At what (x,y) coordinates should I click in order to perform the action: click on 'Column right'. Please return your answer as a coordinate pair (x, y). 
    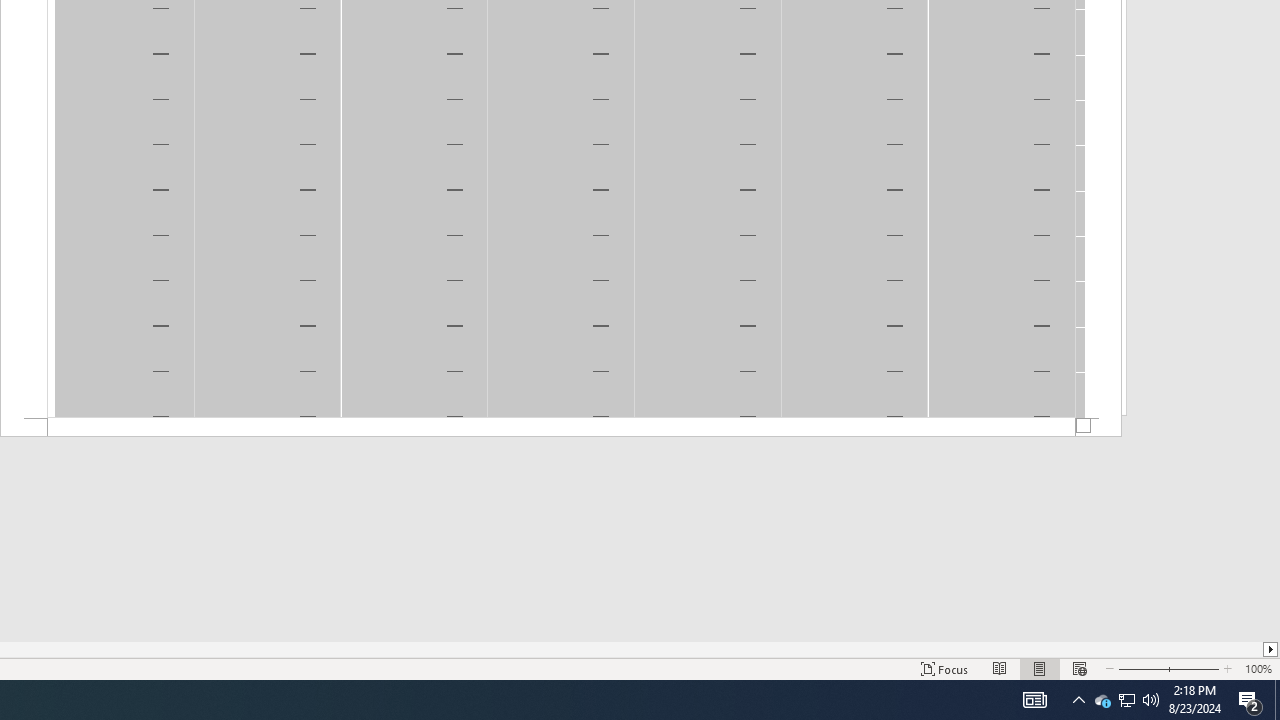
    Looking at the image, I should click on (1270, 649).